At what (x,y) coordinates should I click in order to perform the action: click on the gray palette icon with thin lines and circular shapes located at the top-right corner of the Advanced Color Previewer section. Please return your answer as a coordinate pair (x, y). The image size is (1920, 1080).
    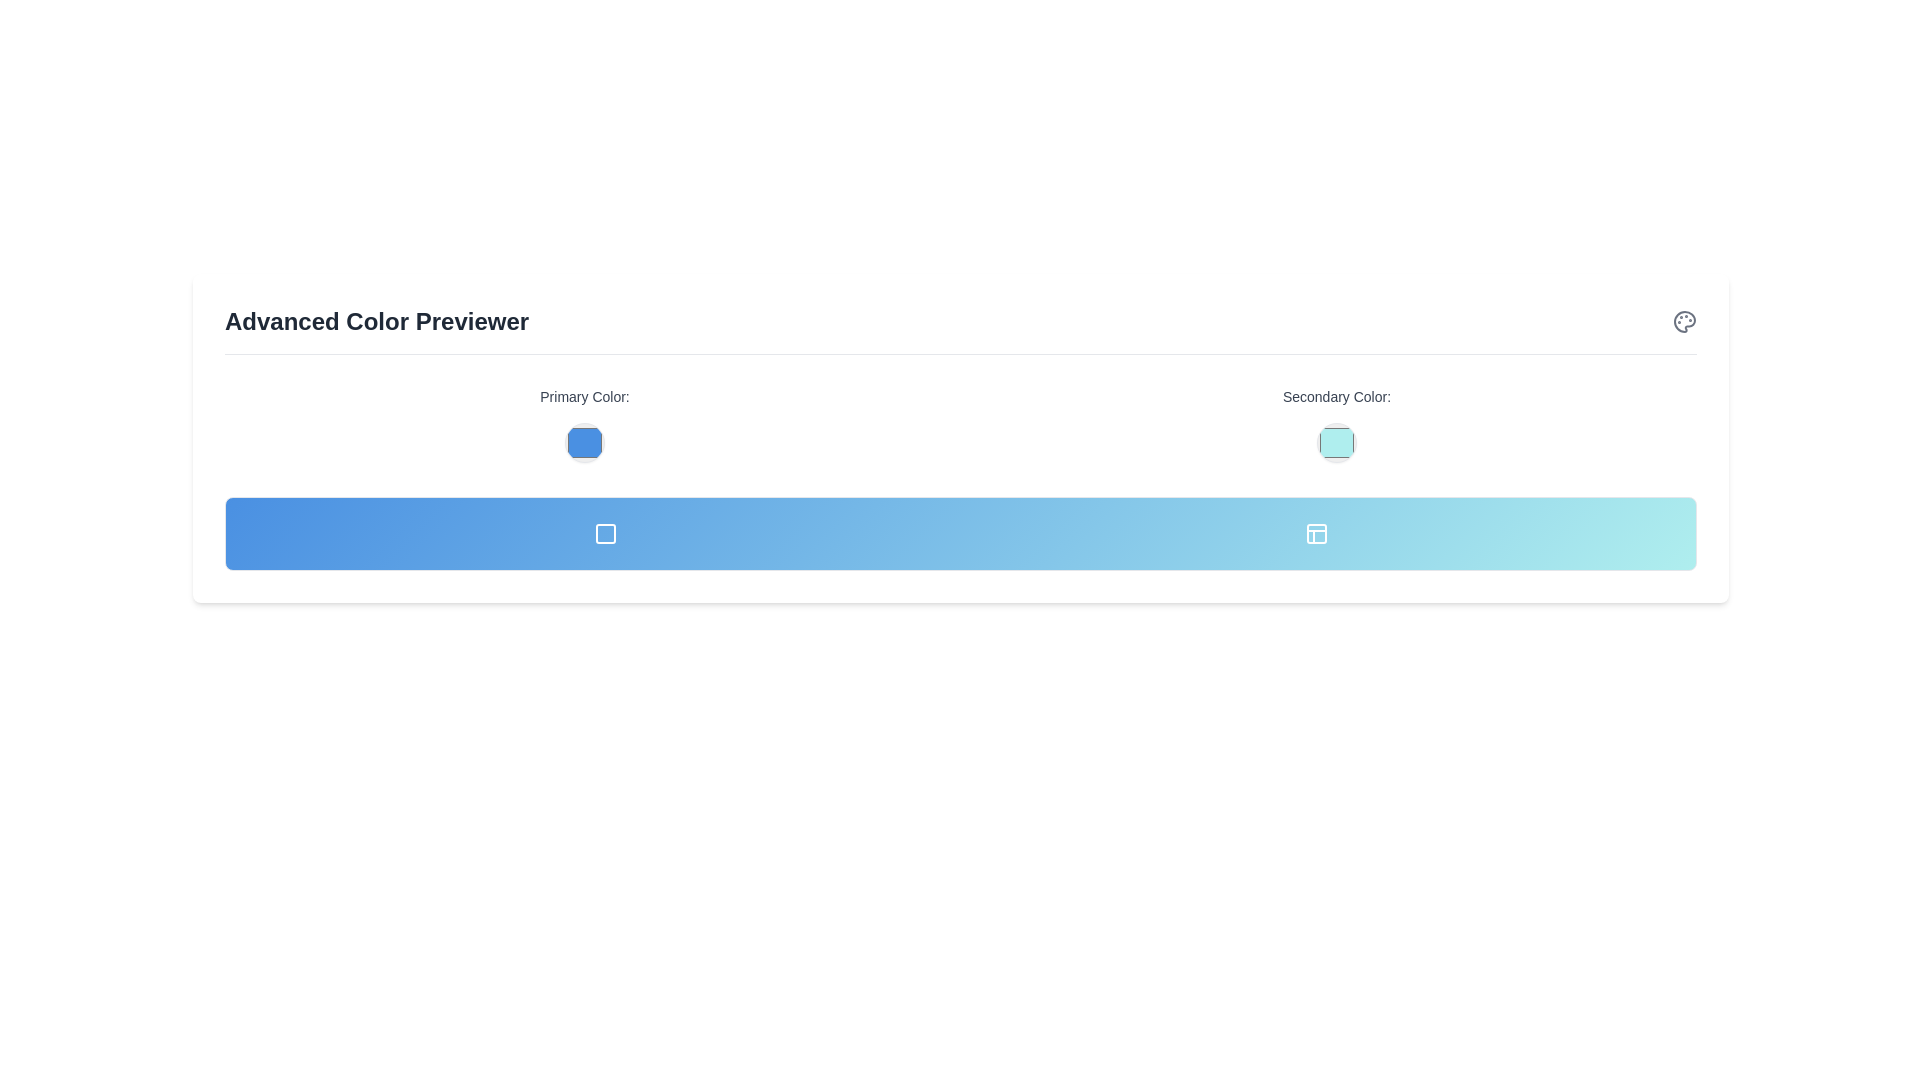
    Looking at the image, I should click on (1683, 320).